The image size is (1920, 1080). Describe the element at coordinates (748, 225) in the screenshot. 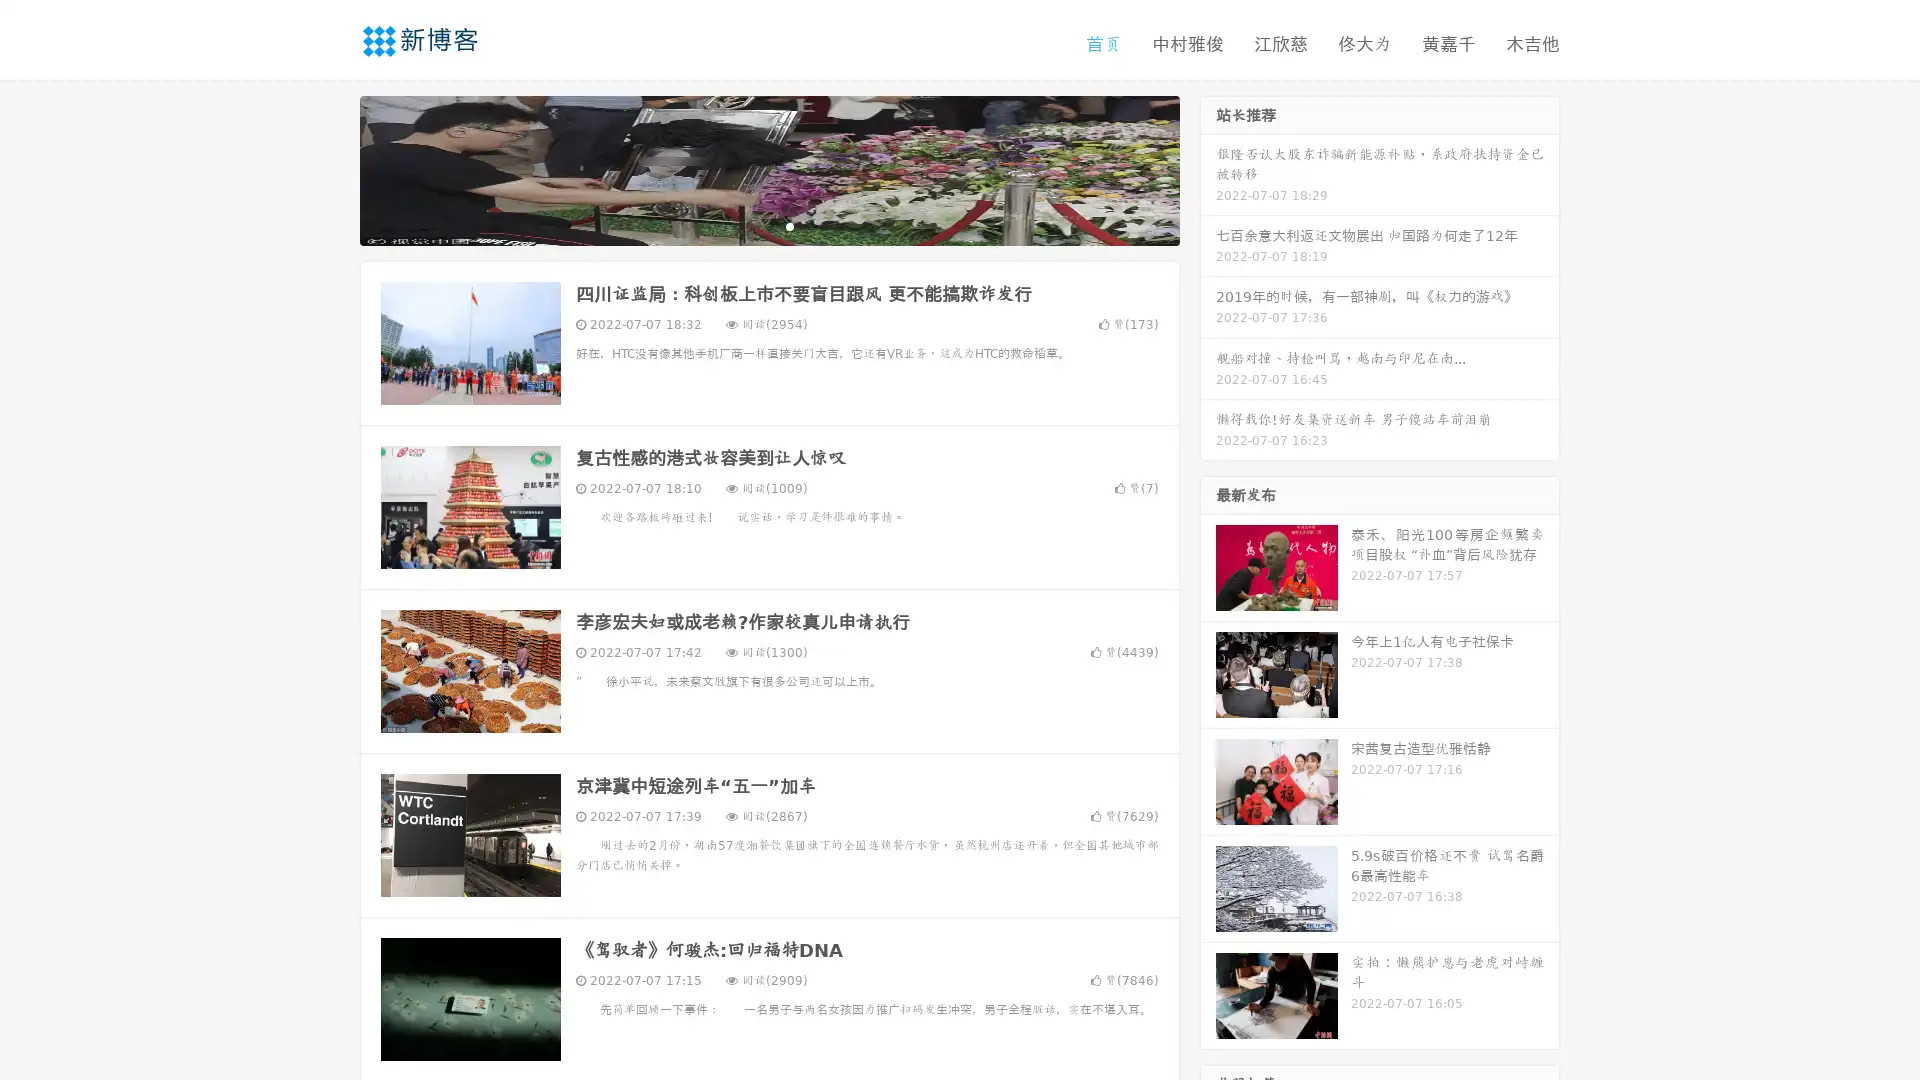

I see `Go to slide 1` at that location.